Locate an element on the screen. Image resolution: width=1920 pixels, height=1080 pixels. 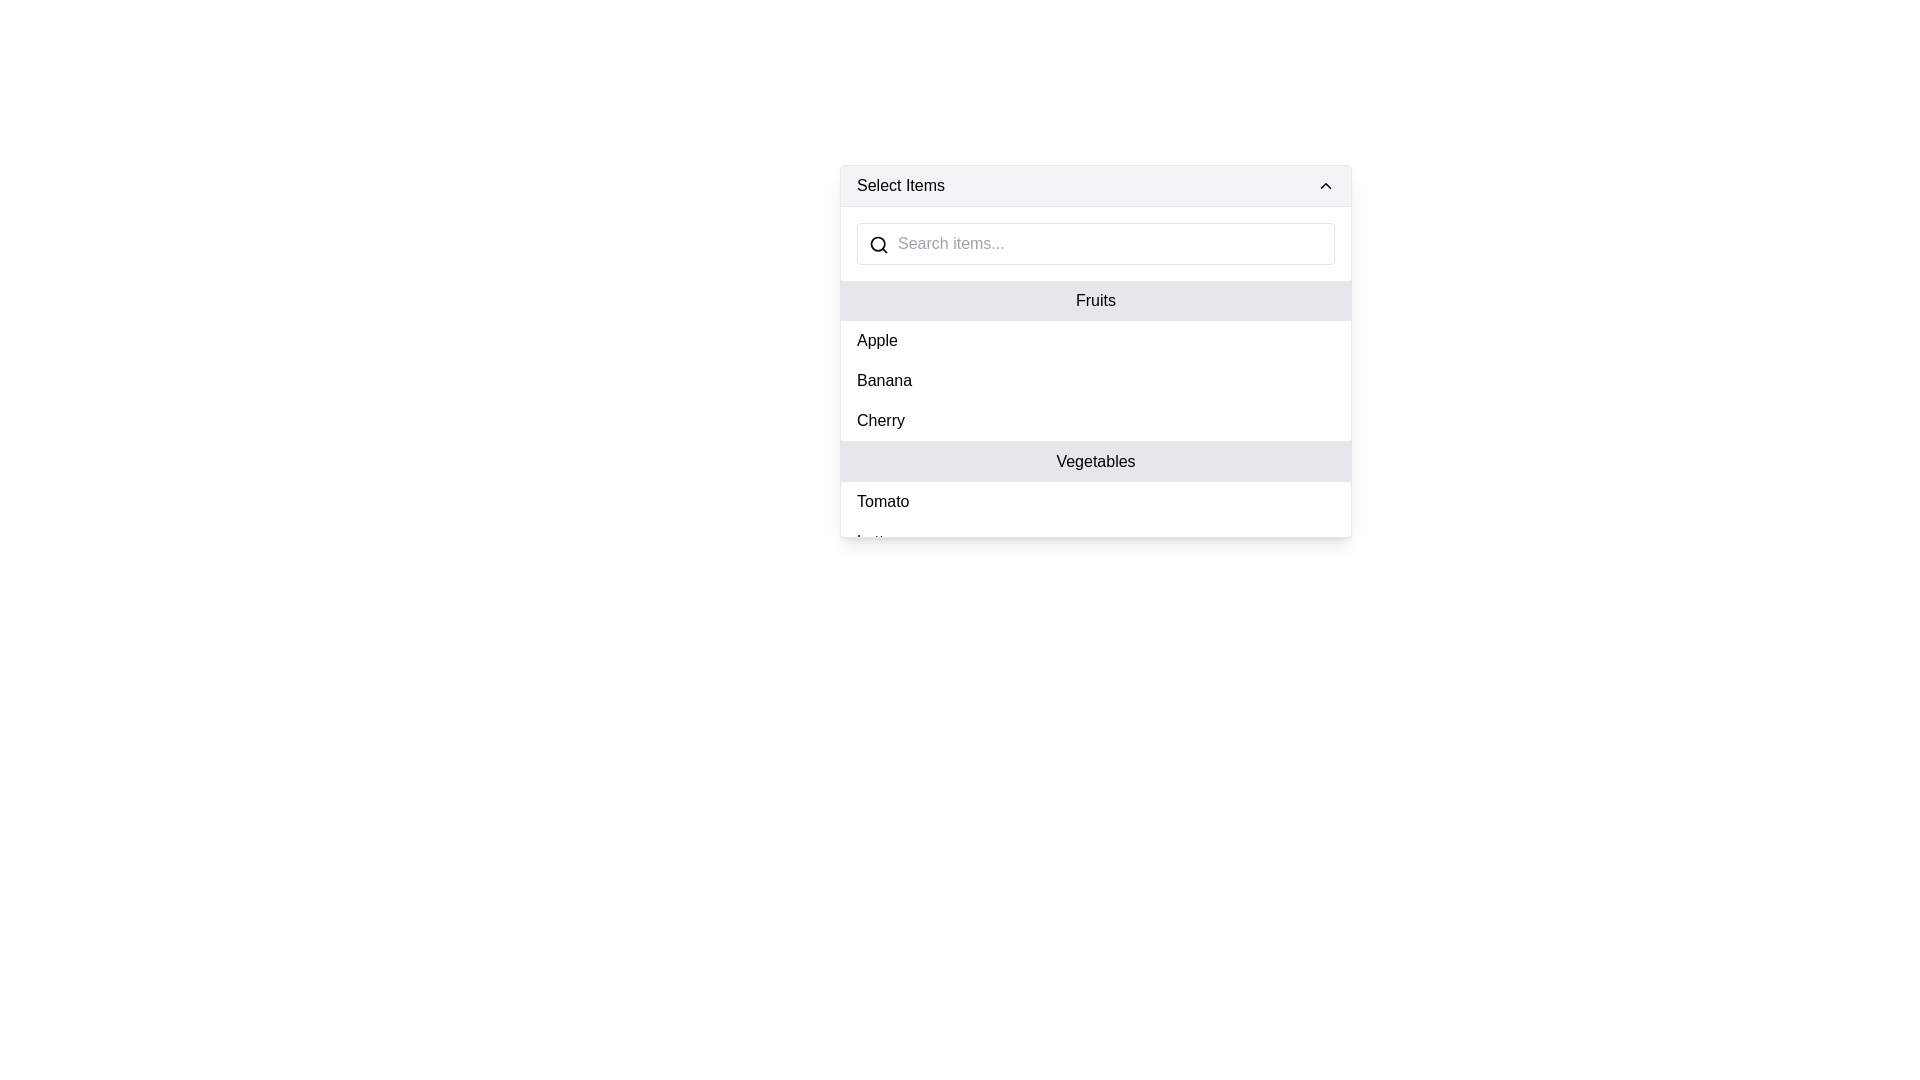
the 'Tomato' text label located under the 'Vegetables' header is located at coordinates (882, 500).